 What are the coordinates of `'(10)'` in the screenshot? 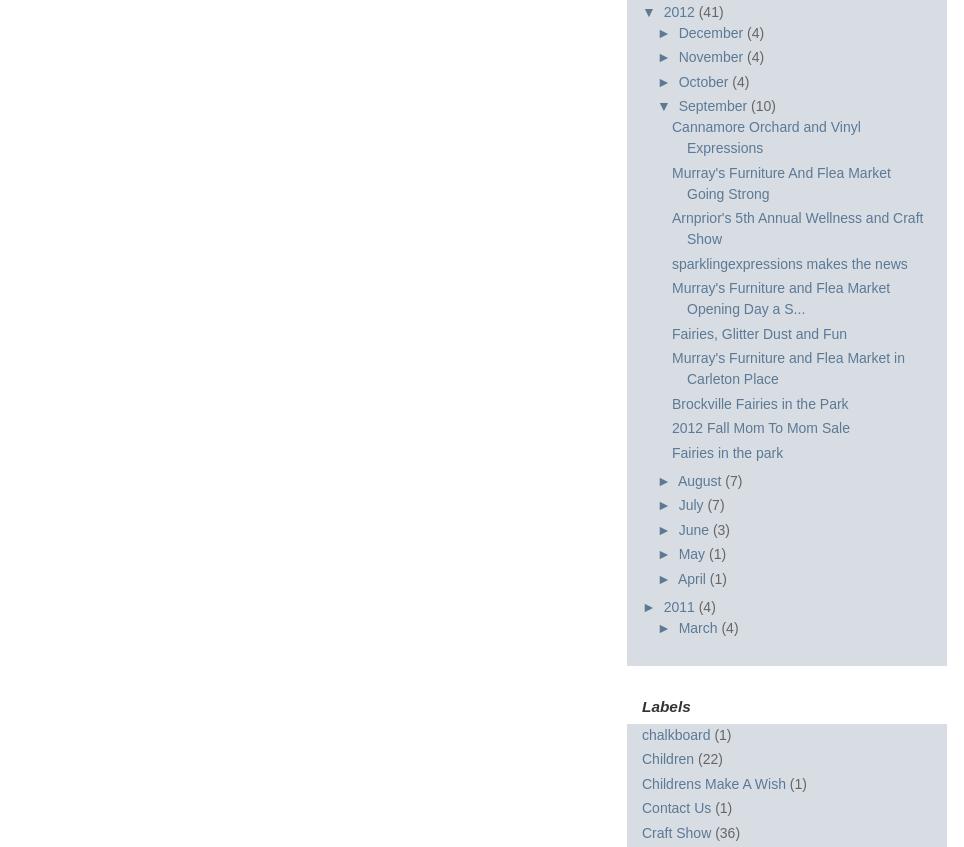 It's located at (749, 105).